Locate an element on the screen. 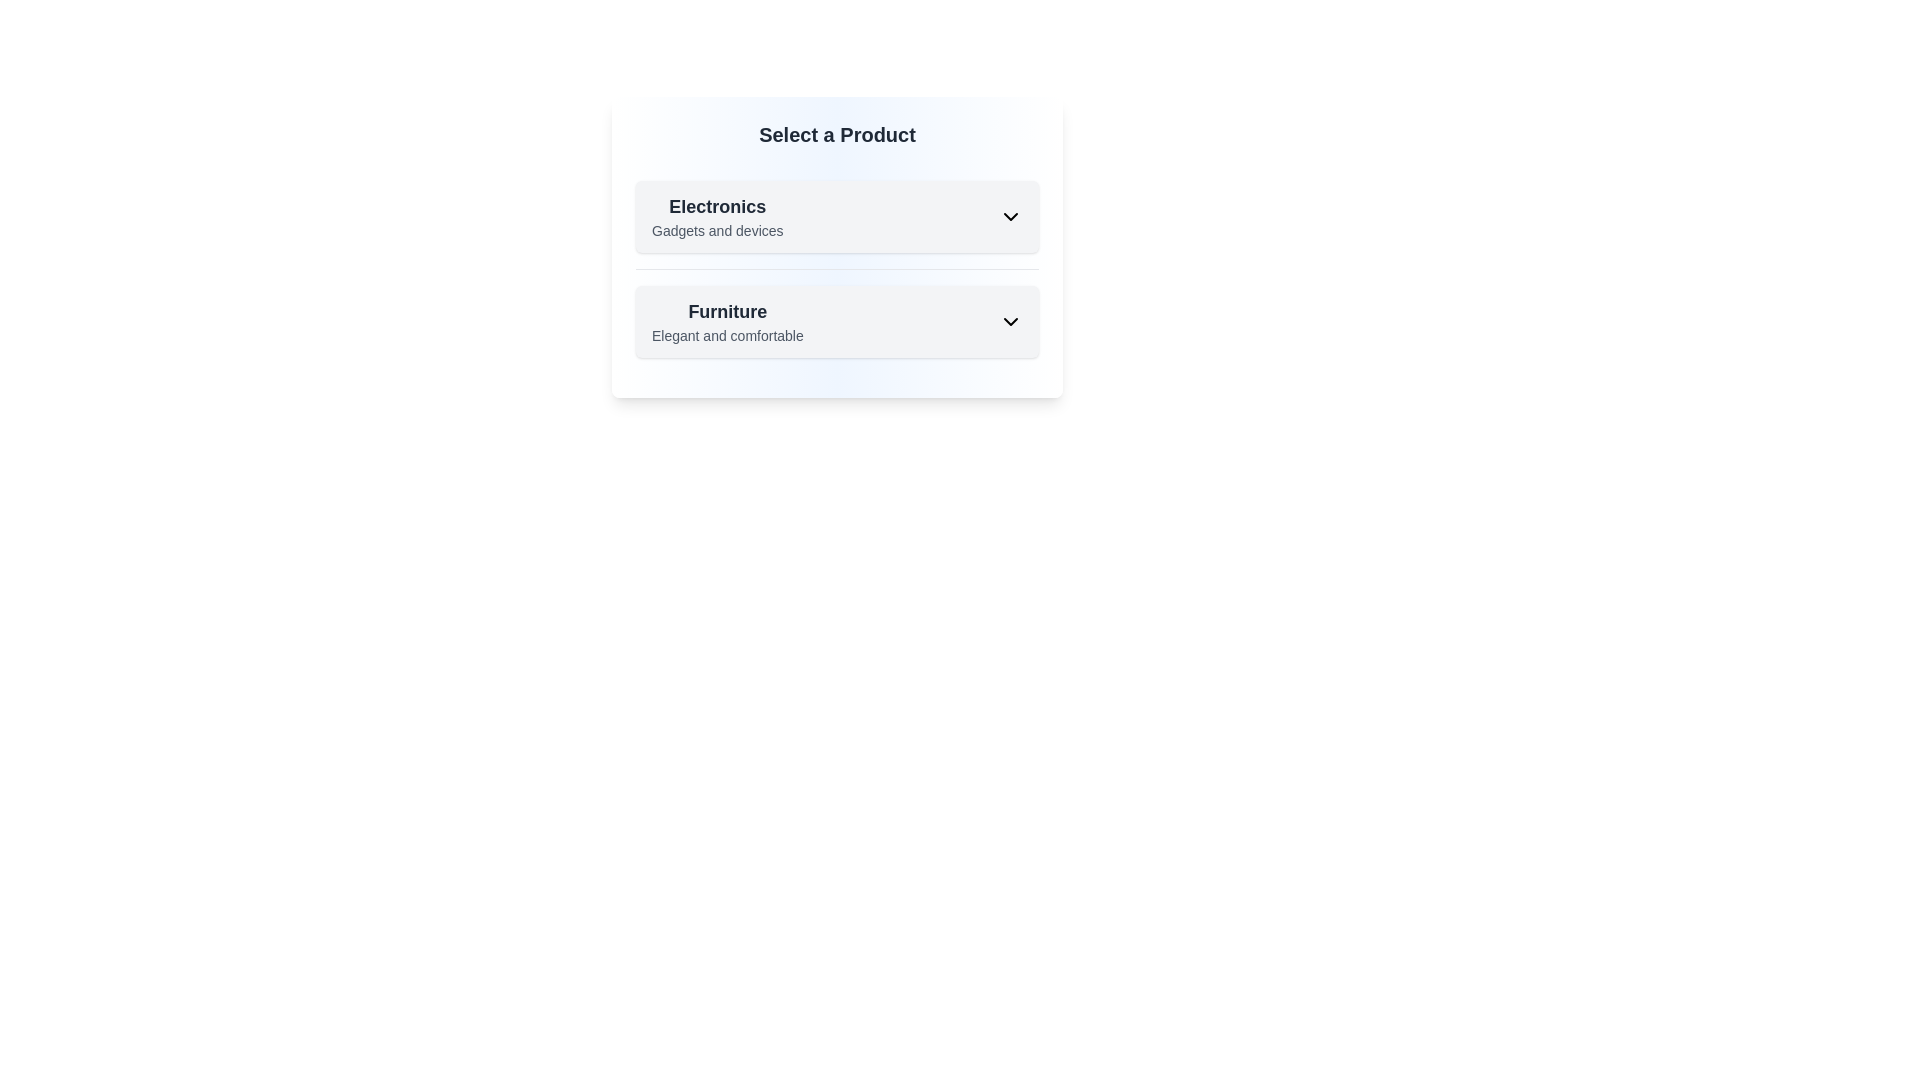 The image size is (1920, 1080). the 'Electronics' text label at the beginning of the dropdown card to provide context for the selection menu is located at coordinates (717, 216).